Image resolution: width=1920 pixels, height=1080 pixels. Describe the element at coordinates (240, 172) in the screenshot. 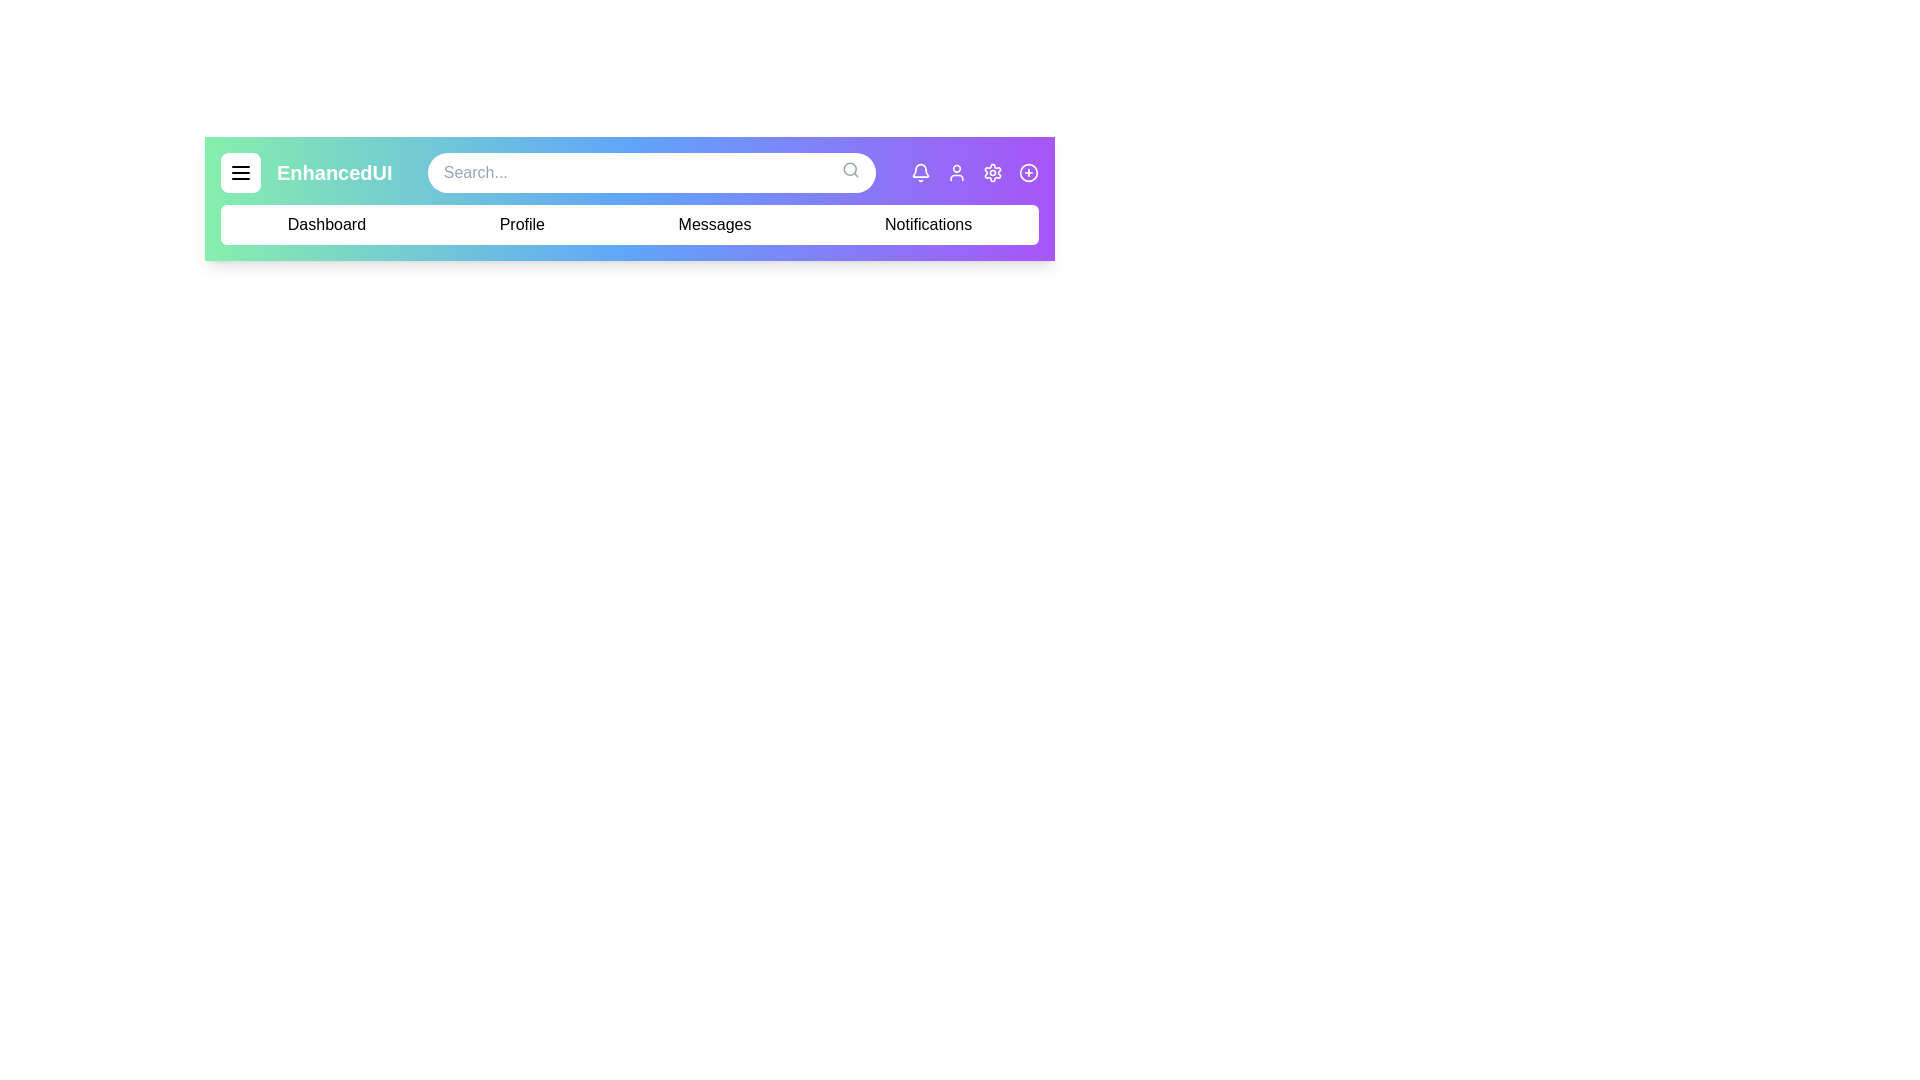

I see `the menu button to toggle the menu visibility` at that location.